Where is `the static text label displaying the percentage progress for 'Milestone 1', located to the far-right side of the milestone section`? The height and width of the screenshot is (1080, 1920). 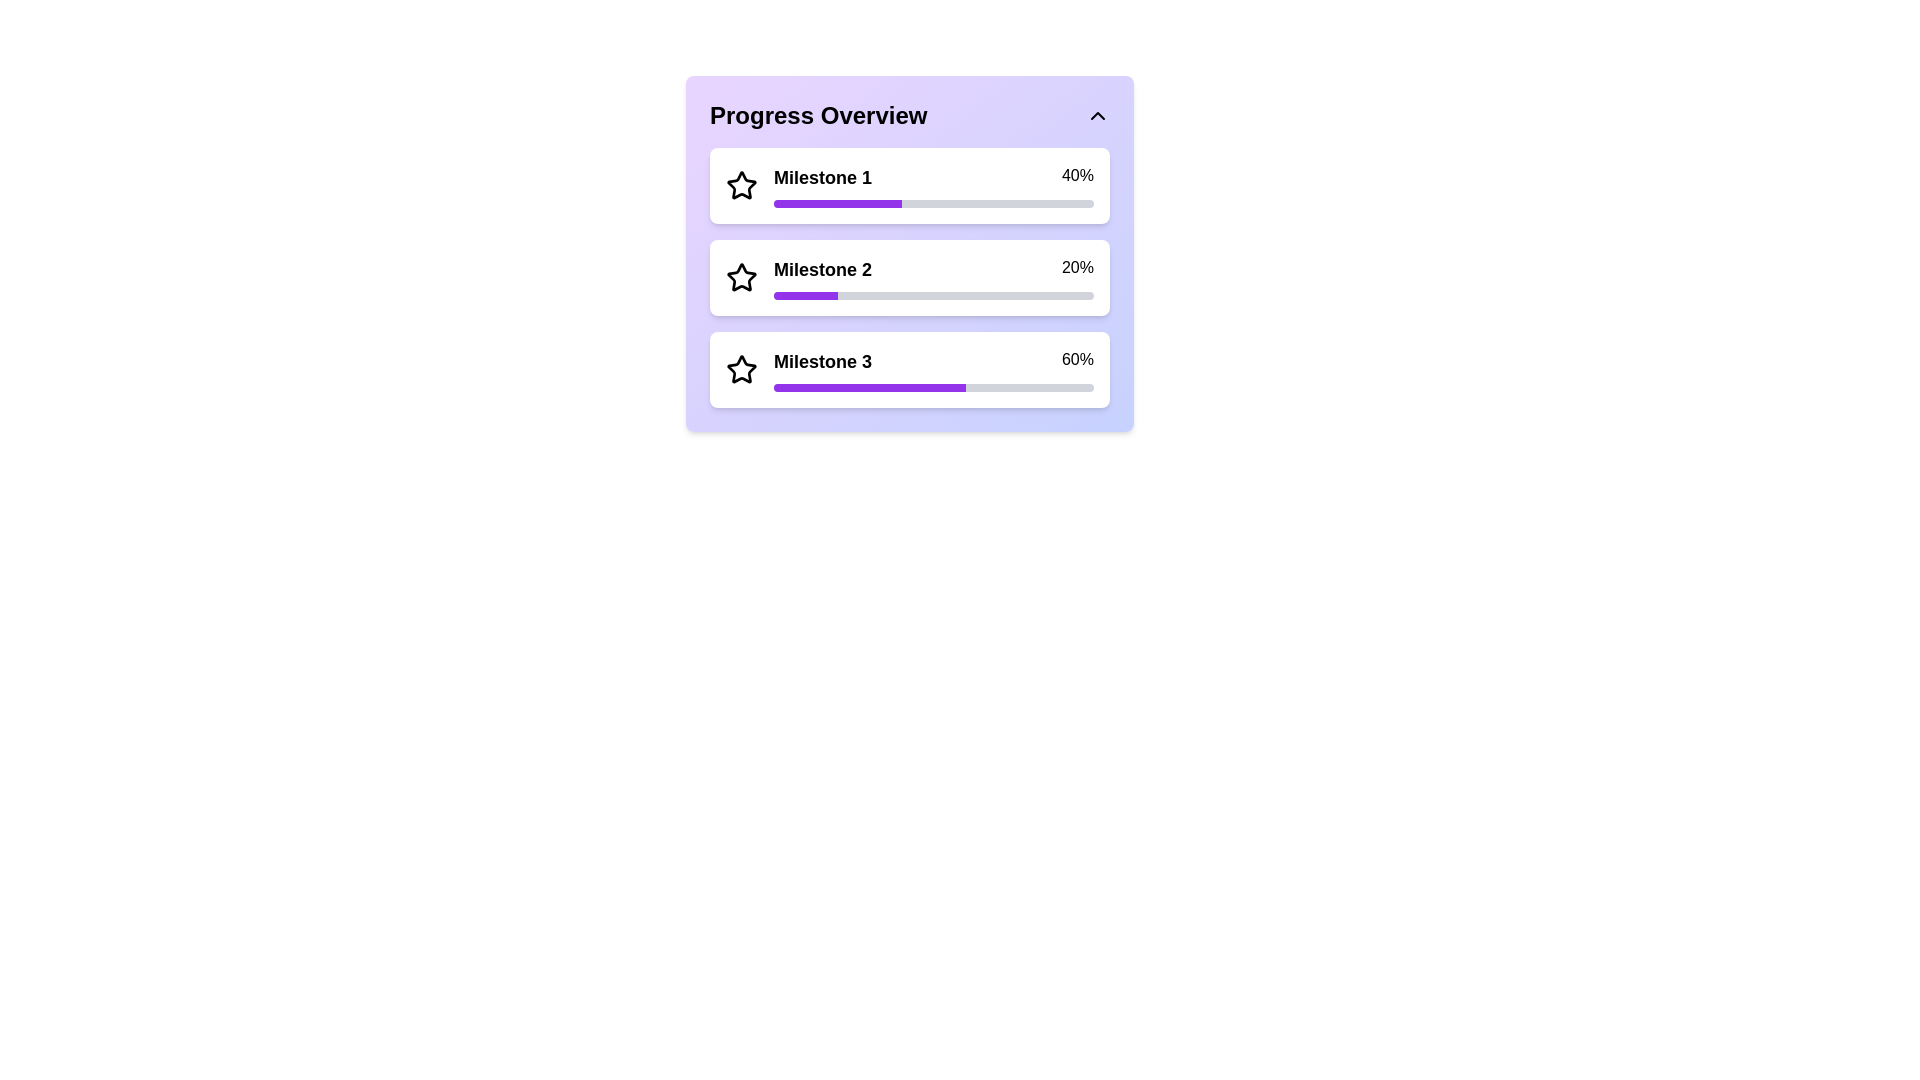 the static text label displaying the percentage progress for 'Milestone 1', located to the far-right side of the milestone section is located at coordinates (1076, 176).